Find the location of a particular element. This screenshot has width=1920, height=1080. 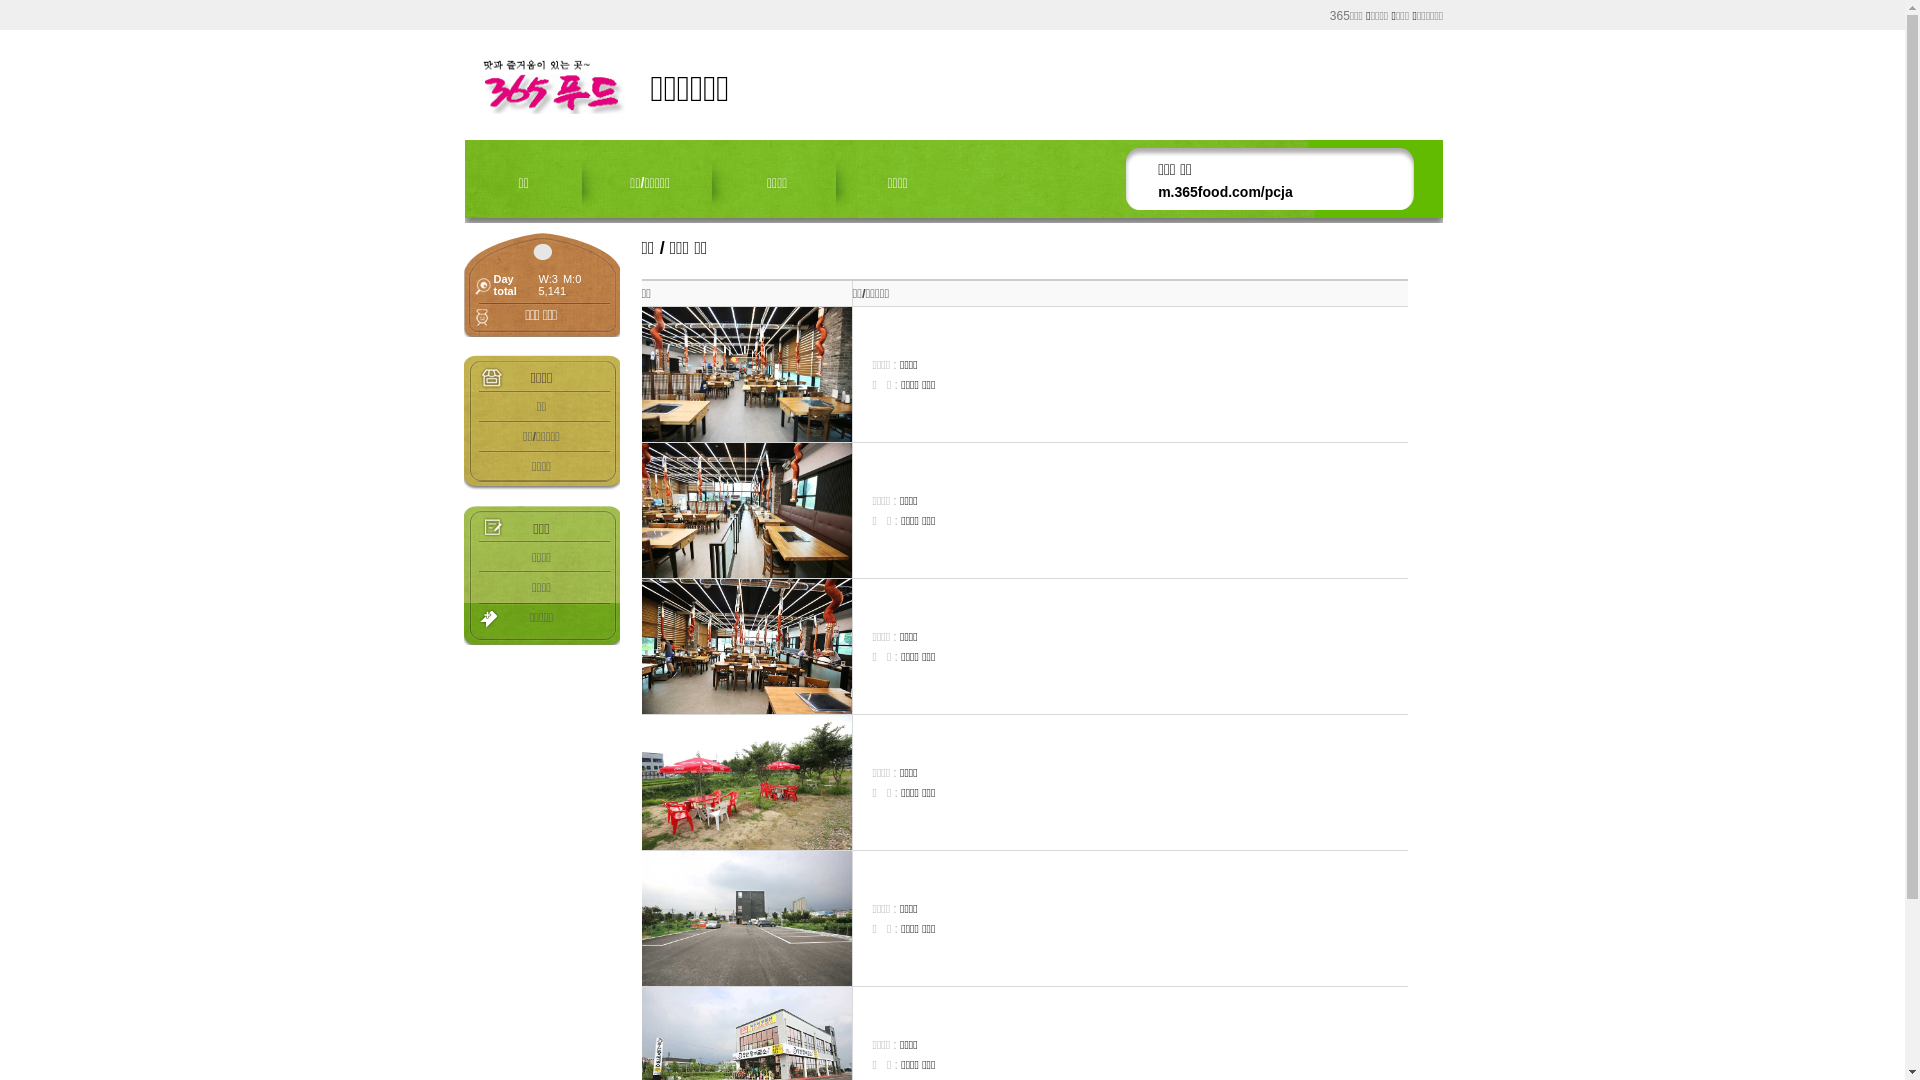

'm.365food.com/pcja' is located at coordinates (1224, 192).